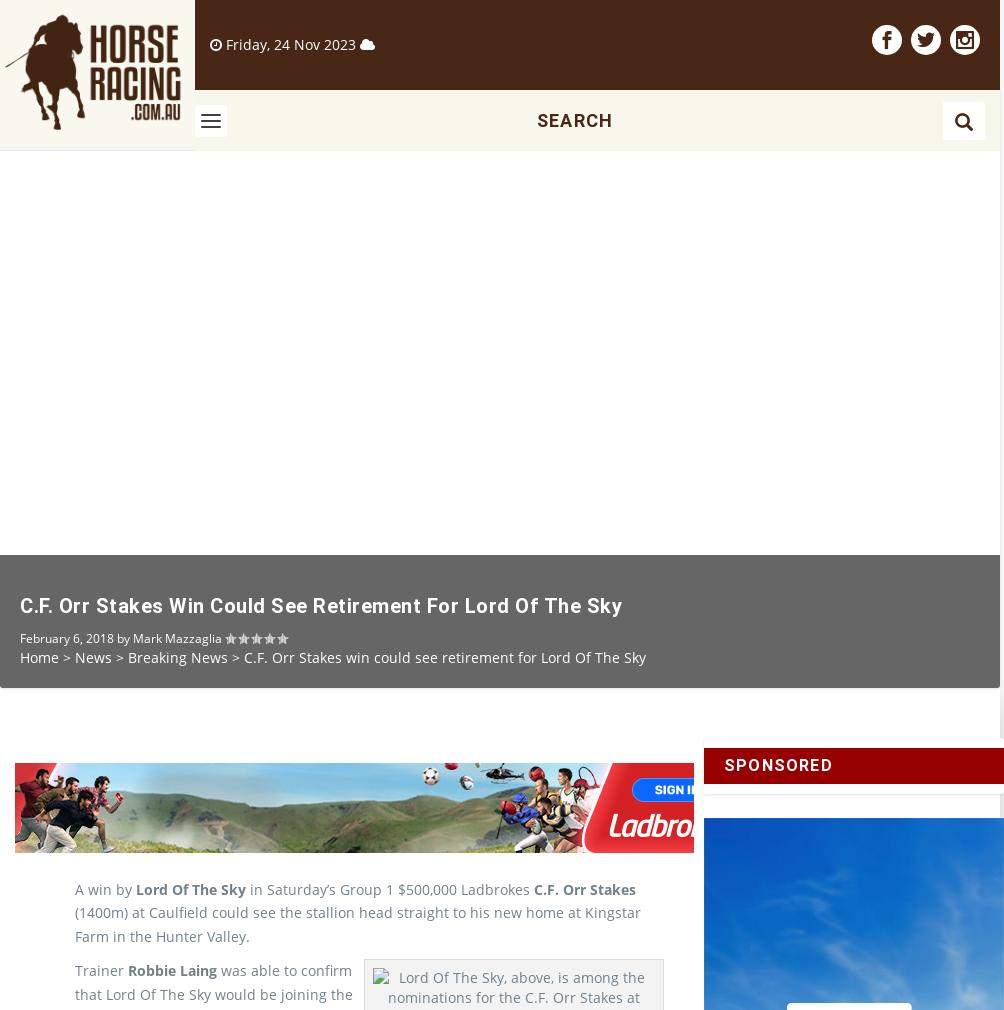 The height and width of the screenshot is (1010, 1004). I want to click on 'A win by', so click(105, 923).